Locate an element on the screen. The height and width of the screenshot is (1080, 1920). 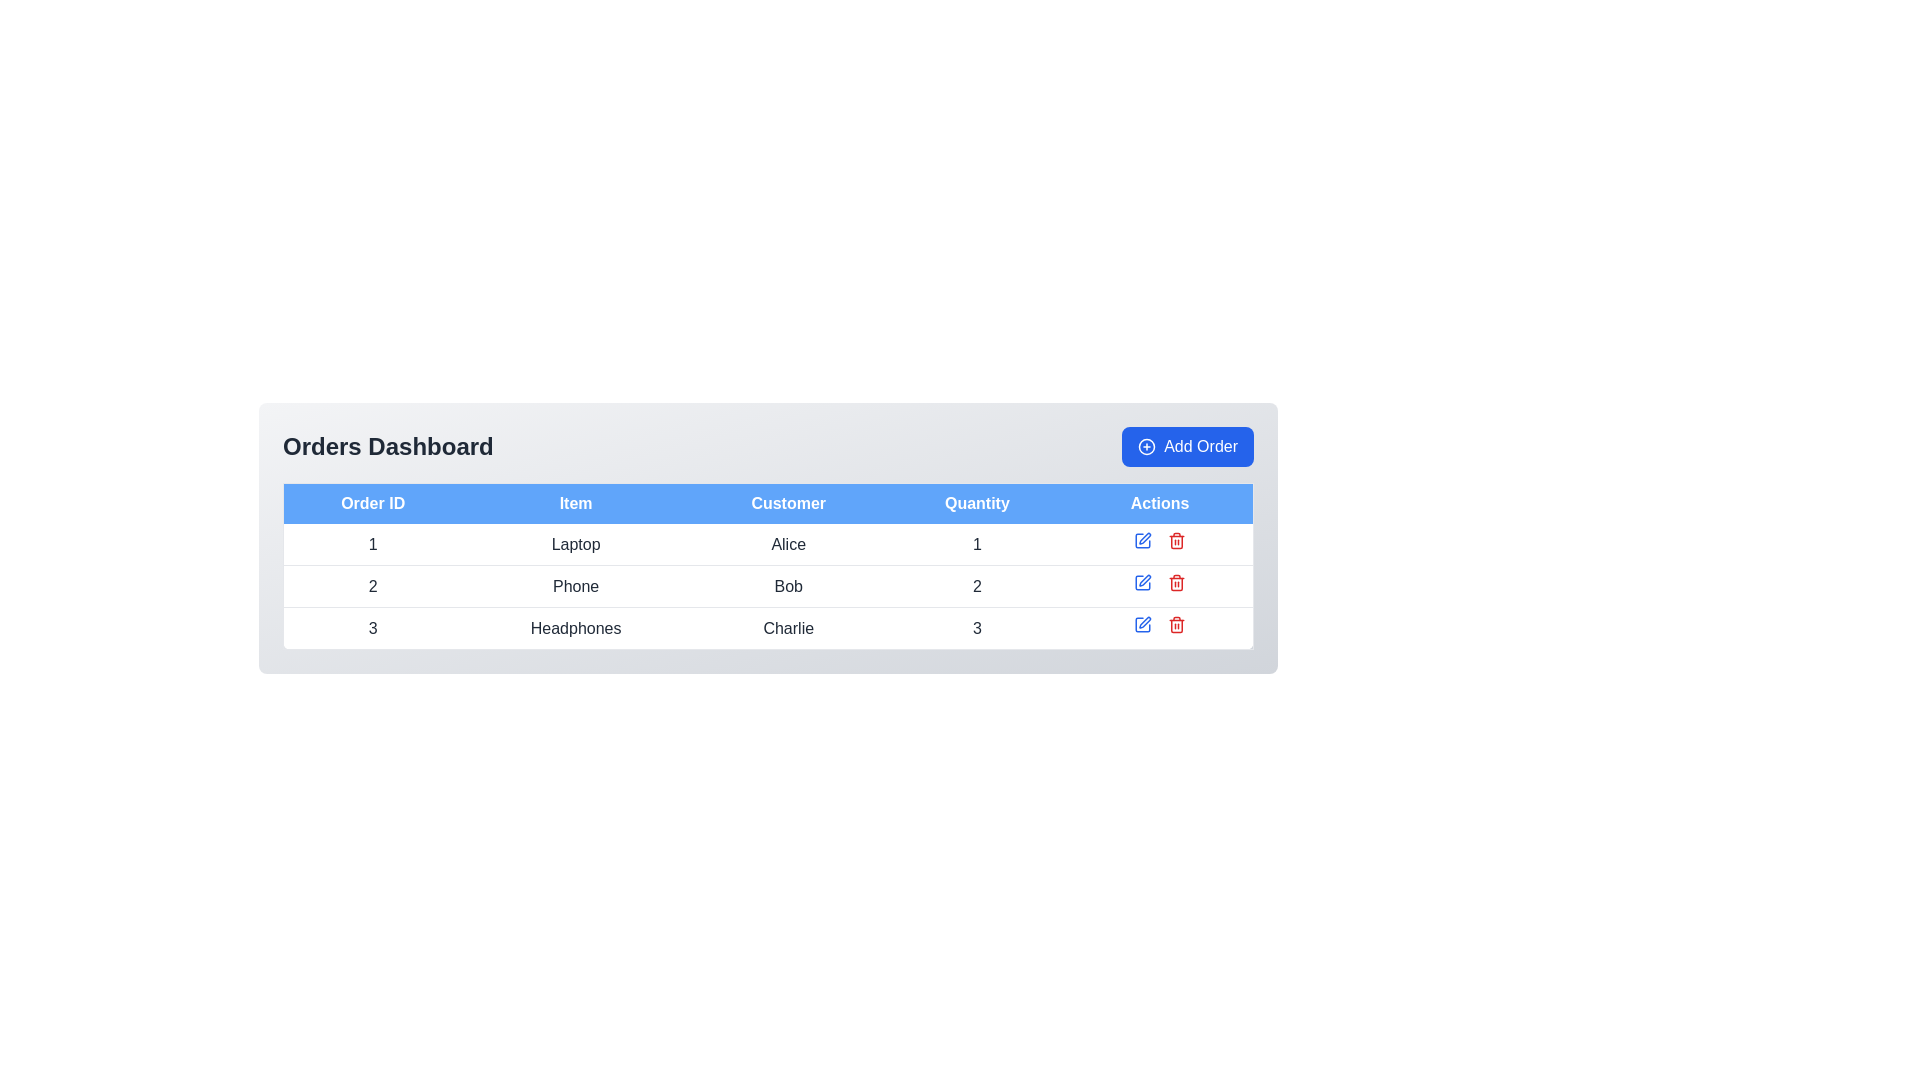
the table cell containing the number '1' in the first row and first column of the Orders Dashboard is located at coordinates (372, 544).